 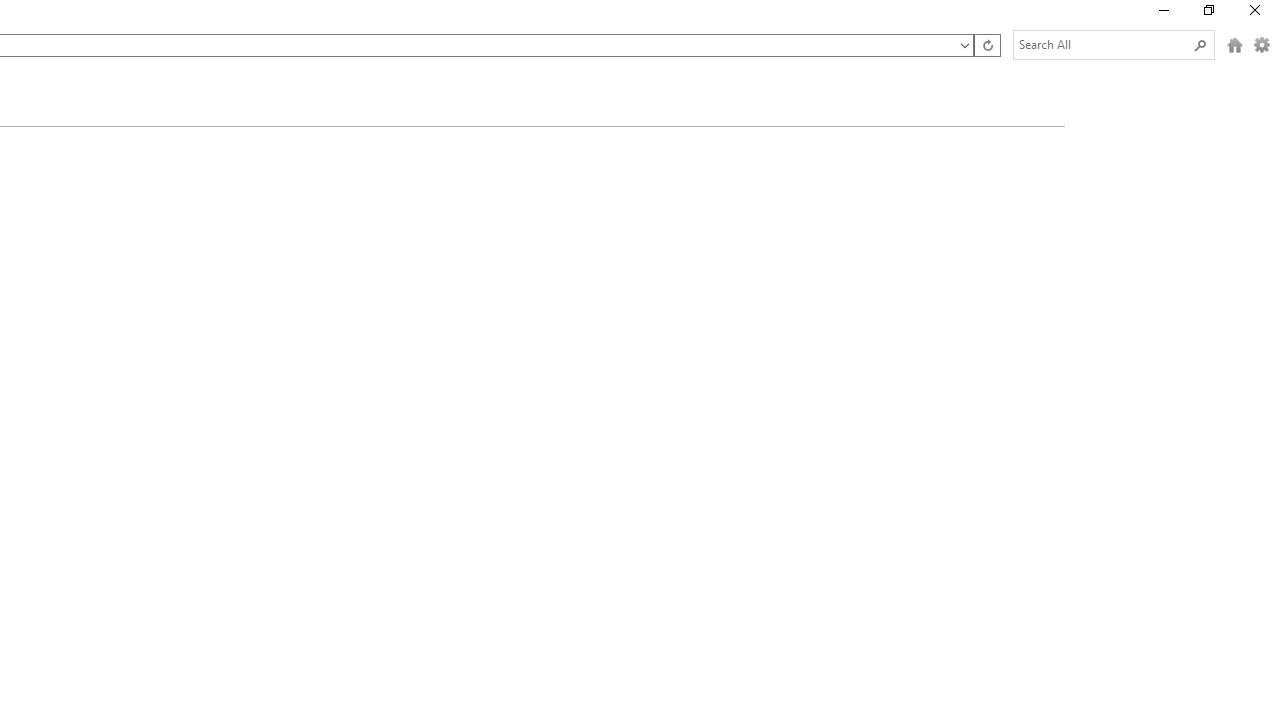 I want to click on 'Search', so click(x=1200, y=45).